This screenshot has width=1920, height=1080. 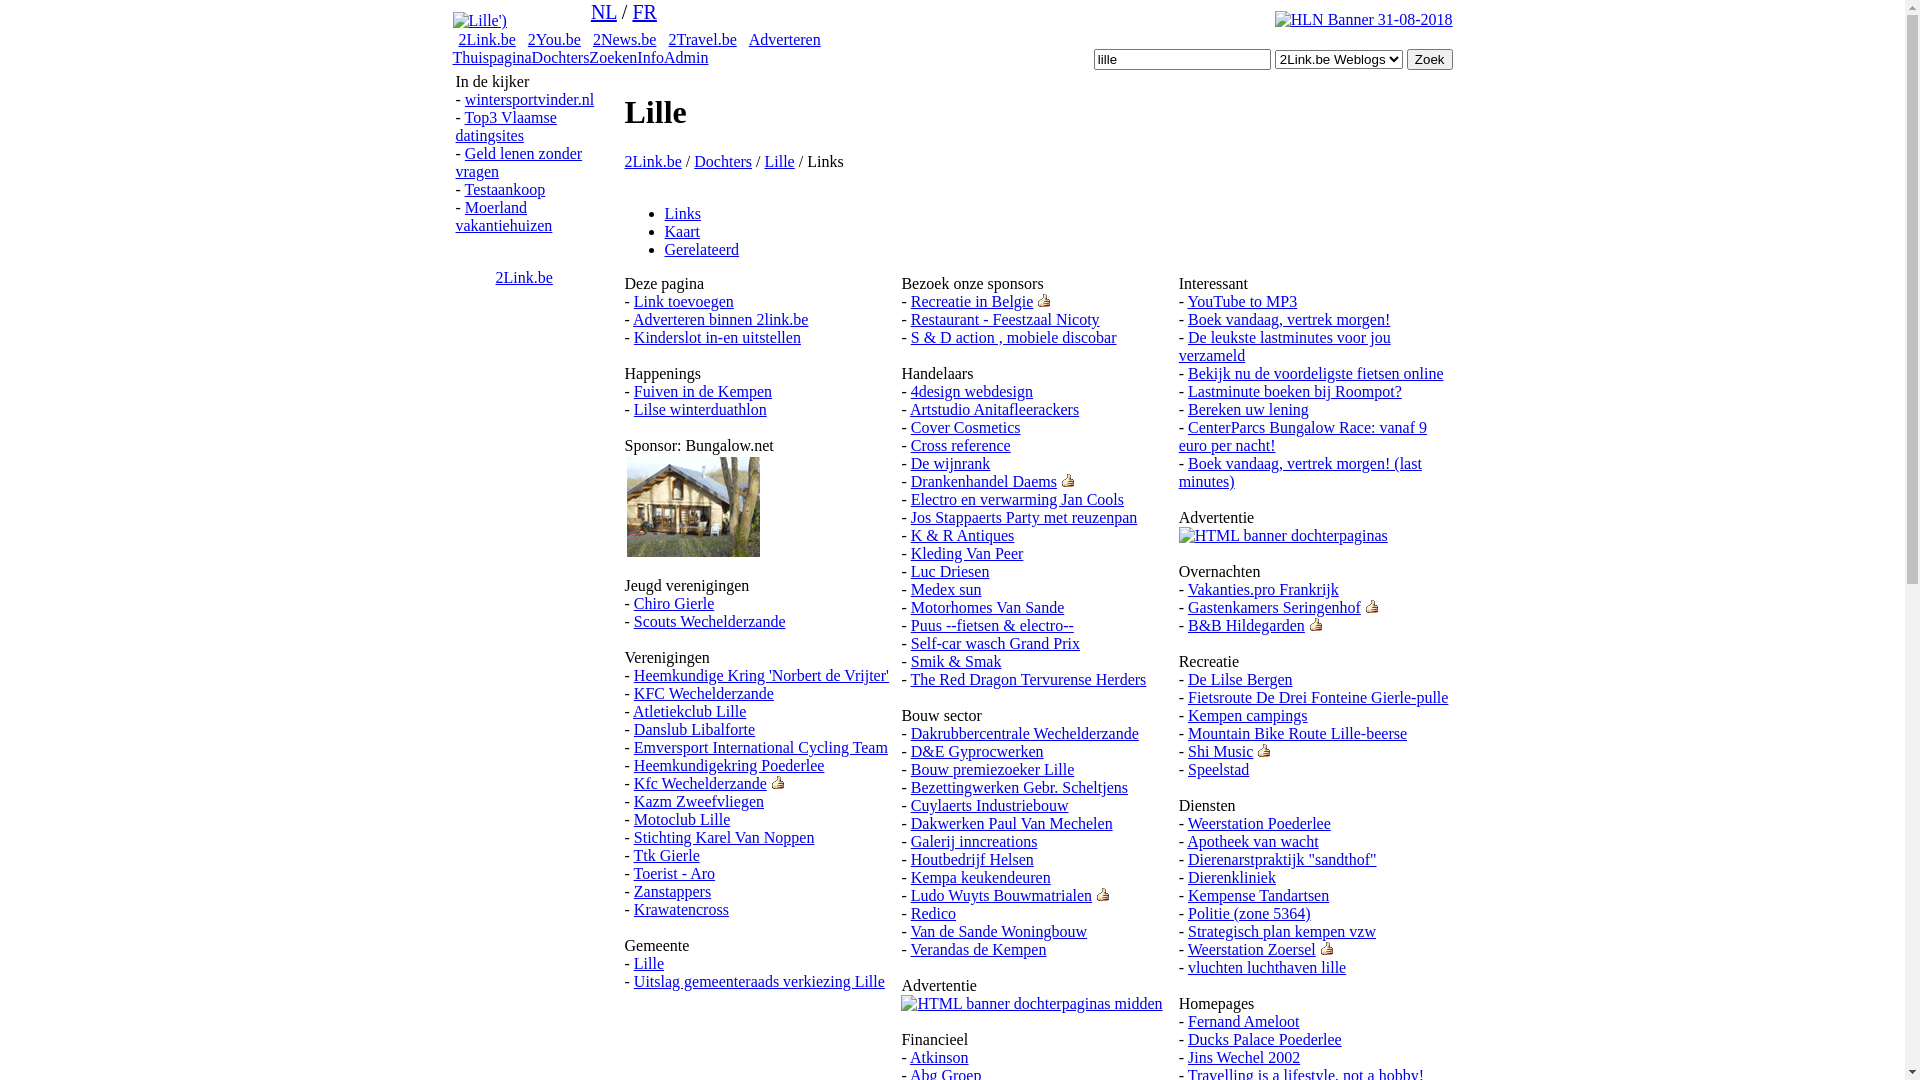 What do you see at coordinates (1219, 751) in the screenshot?
I see `'Shi Music'` at bounding box center [1219, 751].